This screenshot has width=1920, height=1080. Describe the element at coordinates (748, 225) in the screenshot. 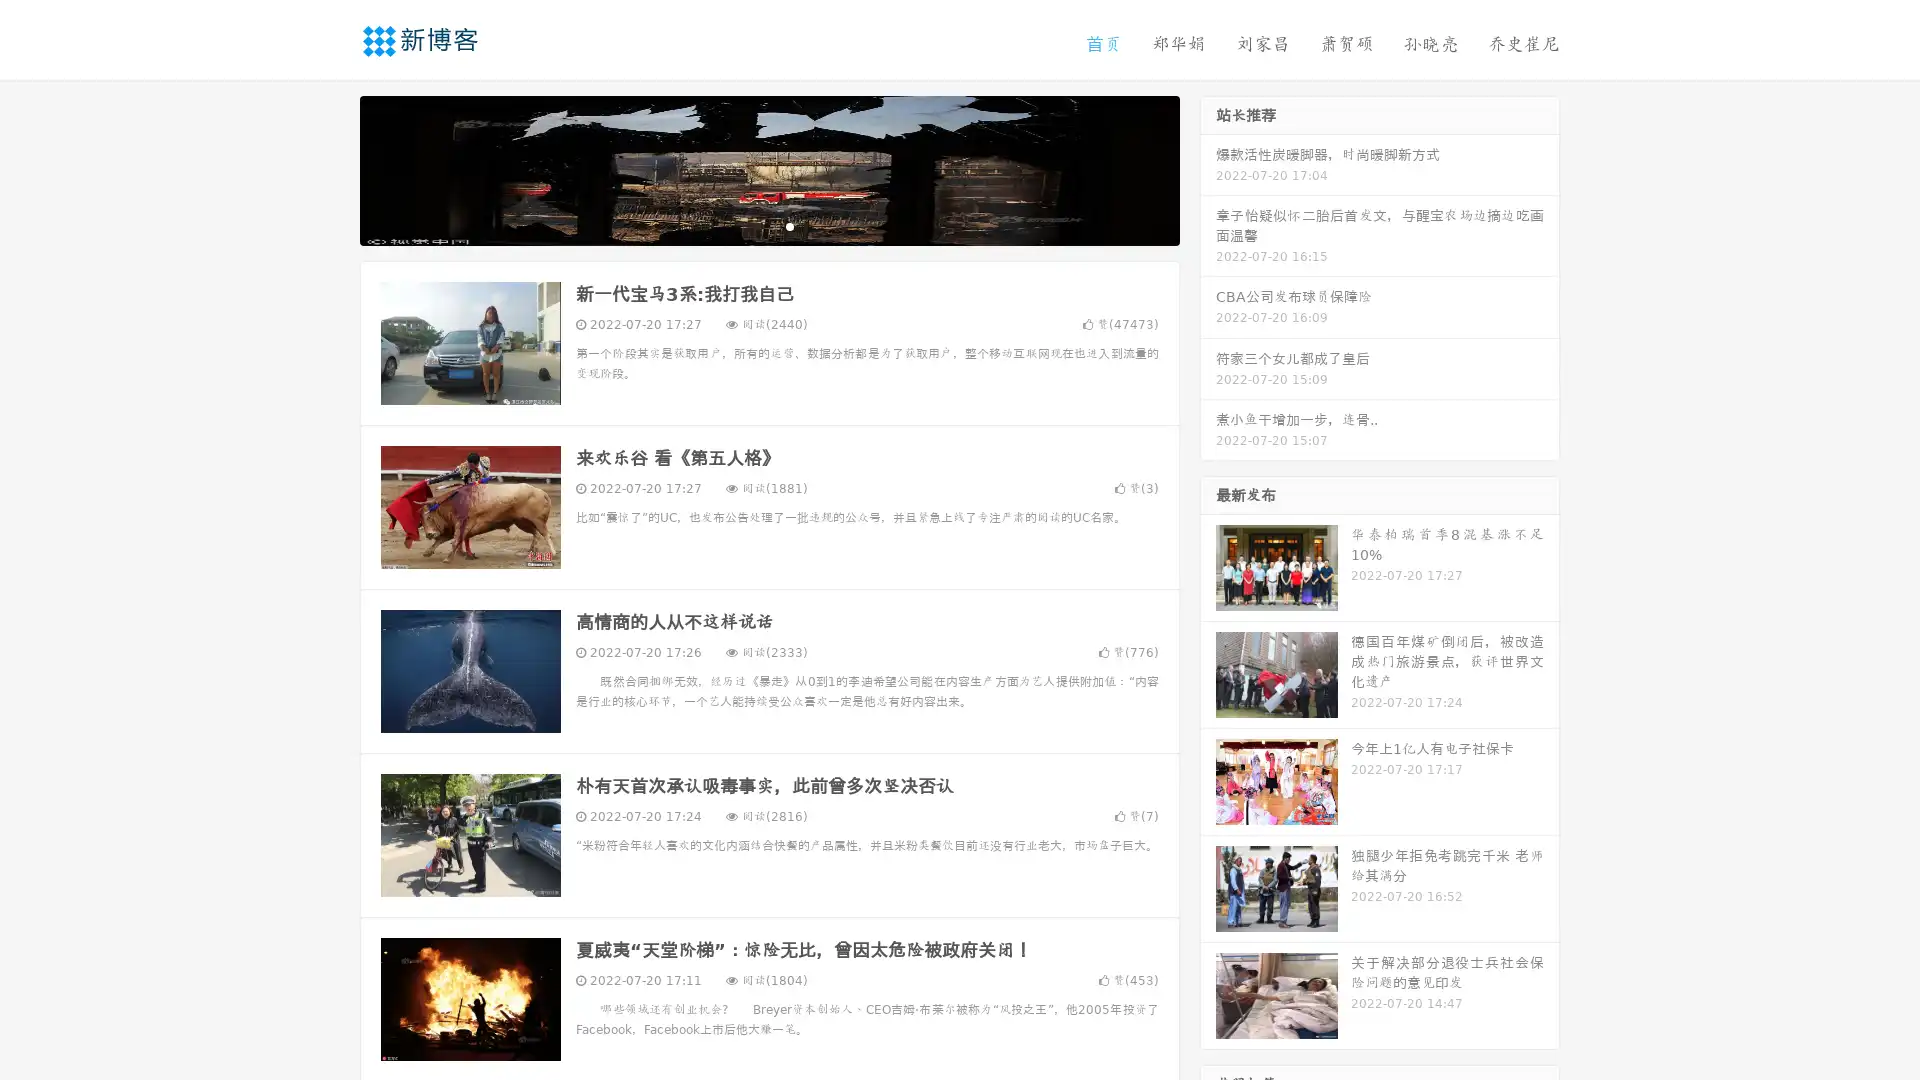

I see `Go to slide 1` at that location.